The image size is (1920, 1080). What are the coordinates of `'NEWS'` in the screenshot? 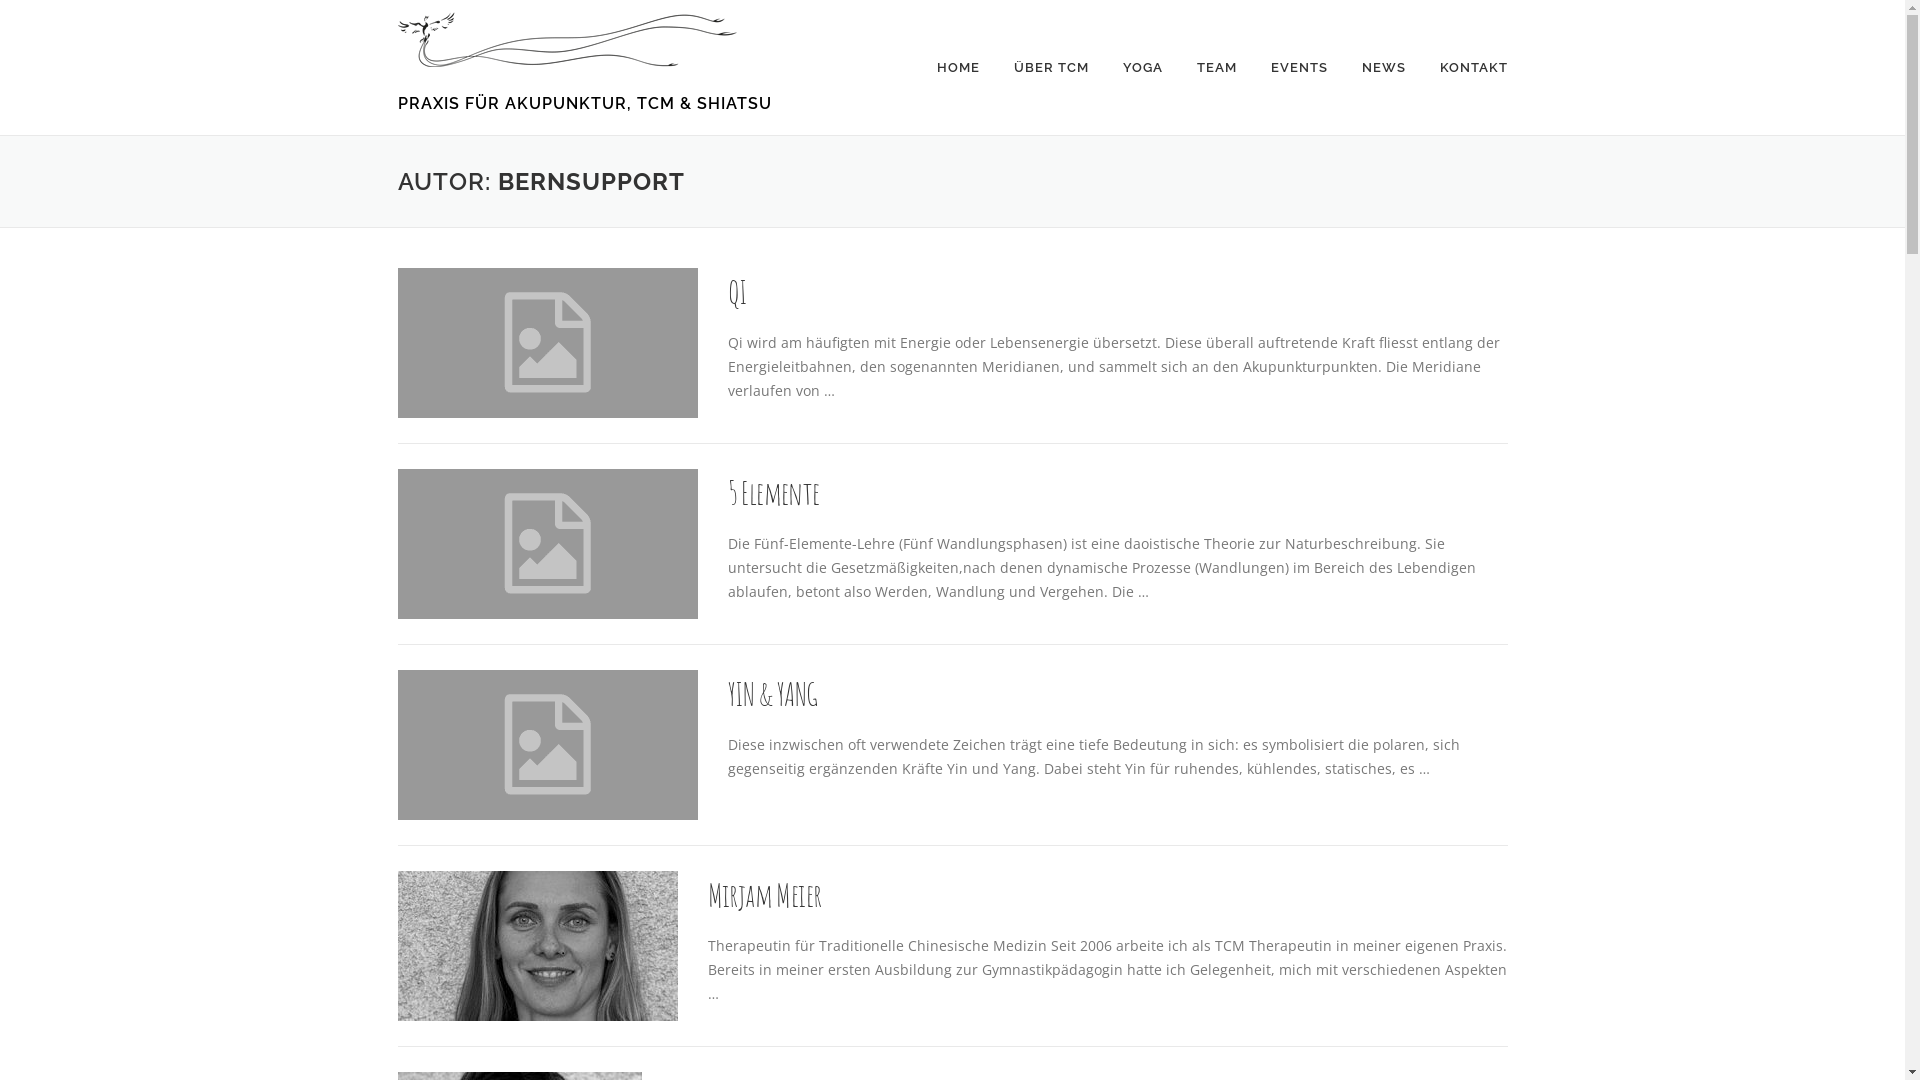 It's located at (1344, 66).